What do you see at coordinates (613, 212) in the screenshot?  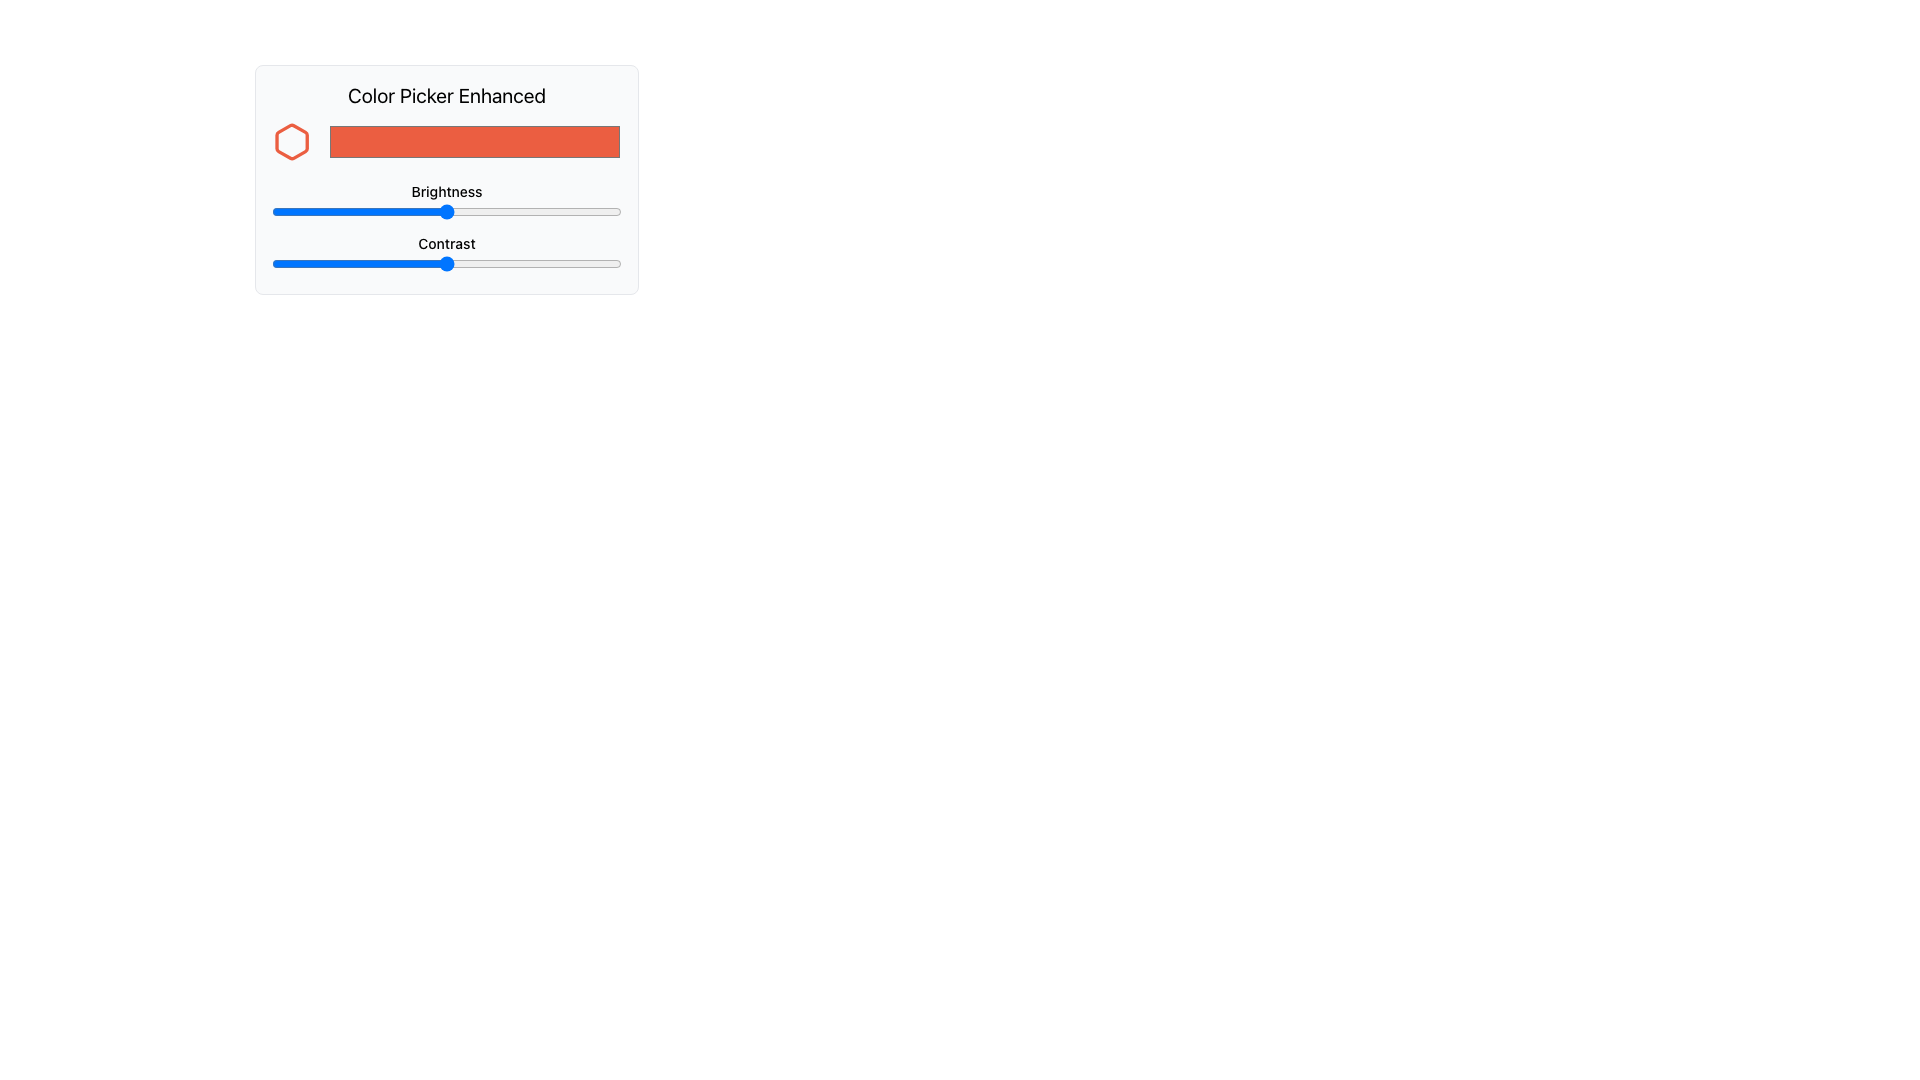 I see `brightness` at bounding box center [613, 212].